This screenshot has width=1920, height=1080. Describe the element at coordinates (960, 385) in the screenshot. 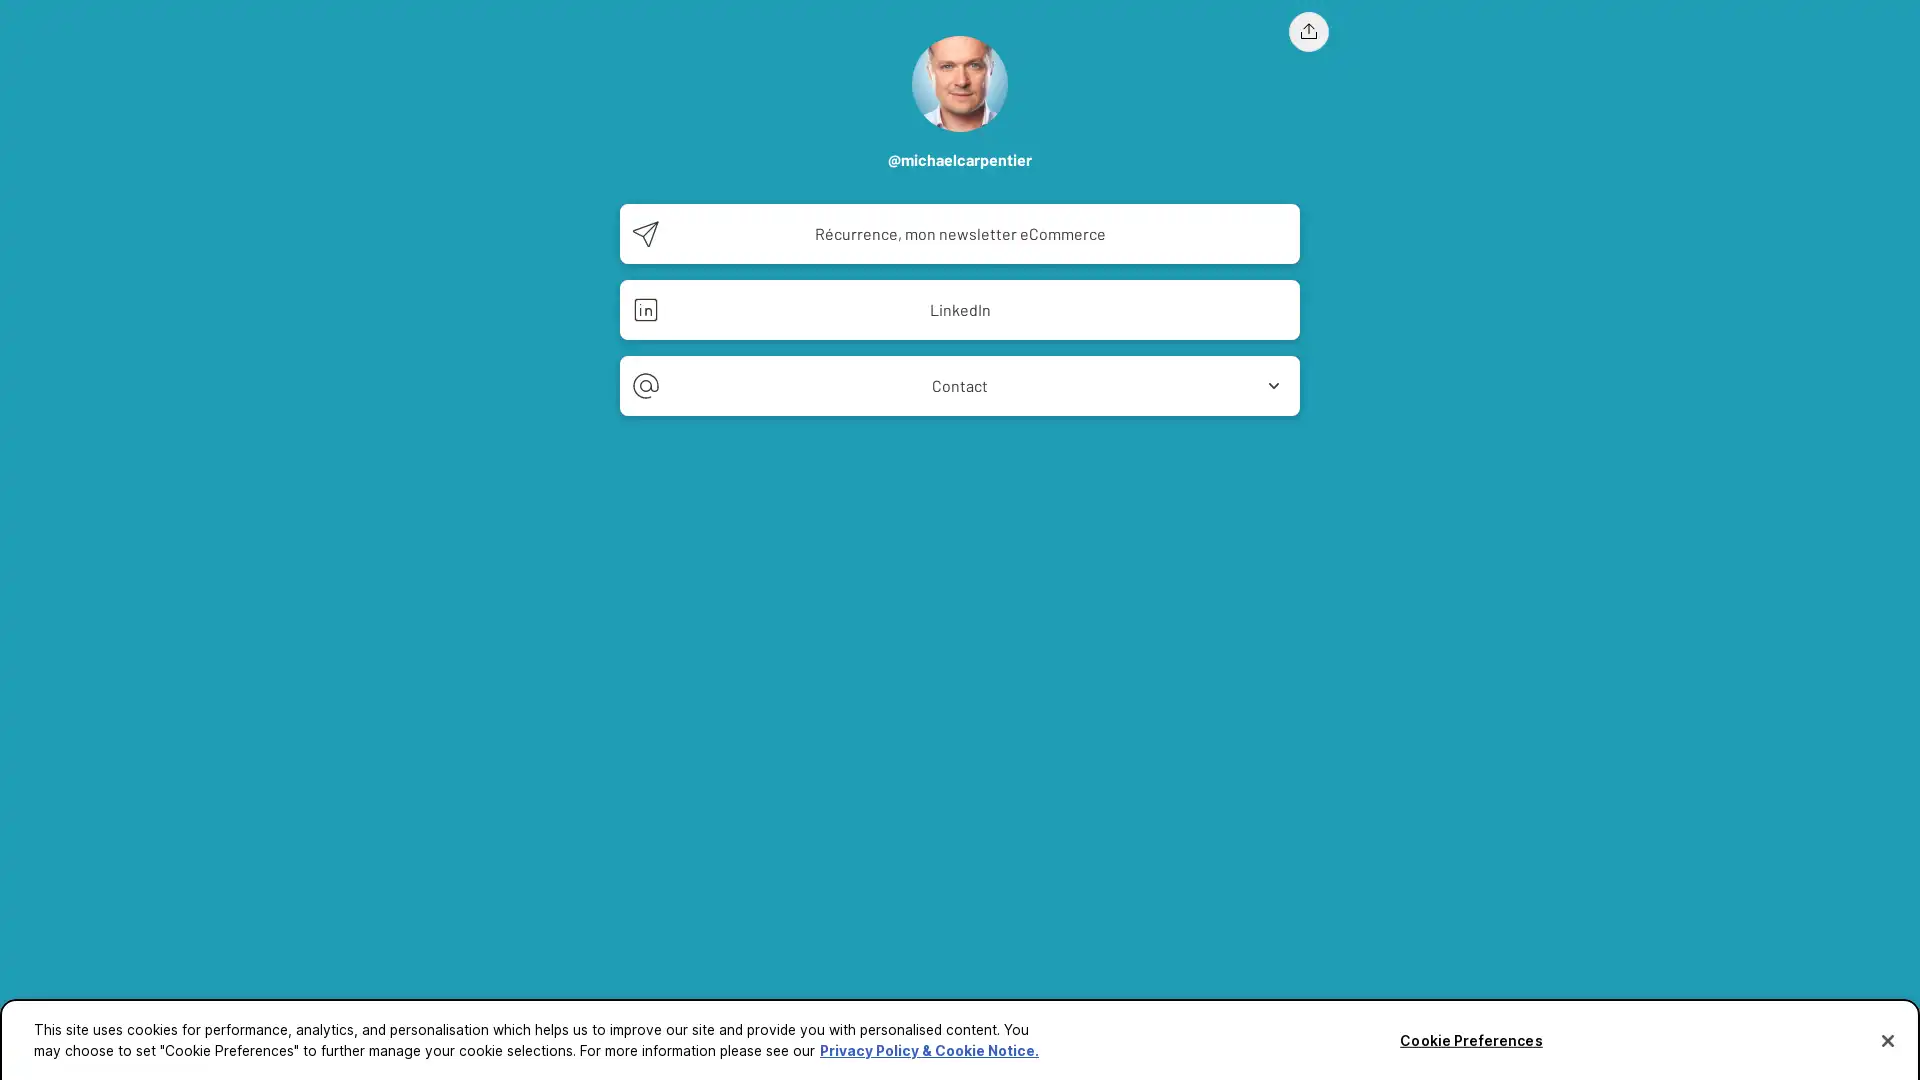

I see `Contact Expand` at that location.